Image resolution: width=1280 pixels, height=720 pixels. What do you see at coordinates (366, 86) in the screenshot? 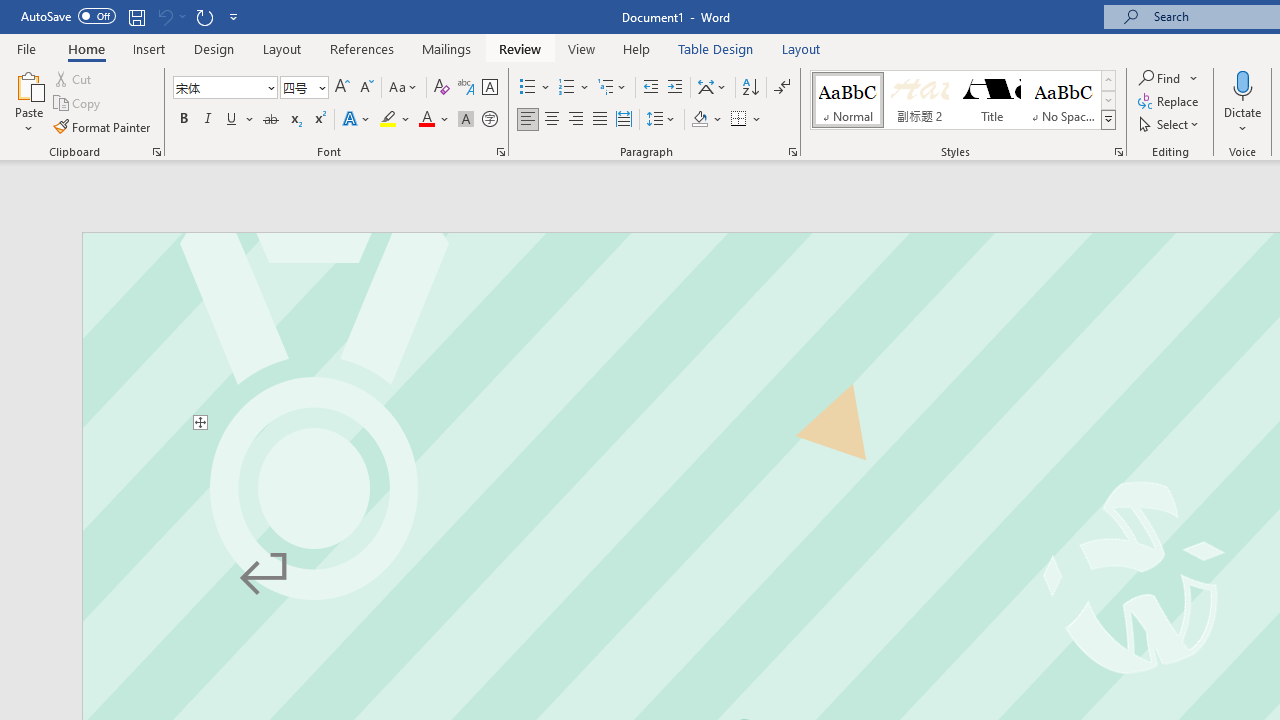
I see `'Shrink Font'` at bounding box center [366, 86].